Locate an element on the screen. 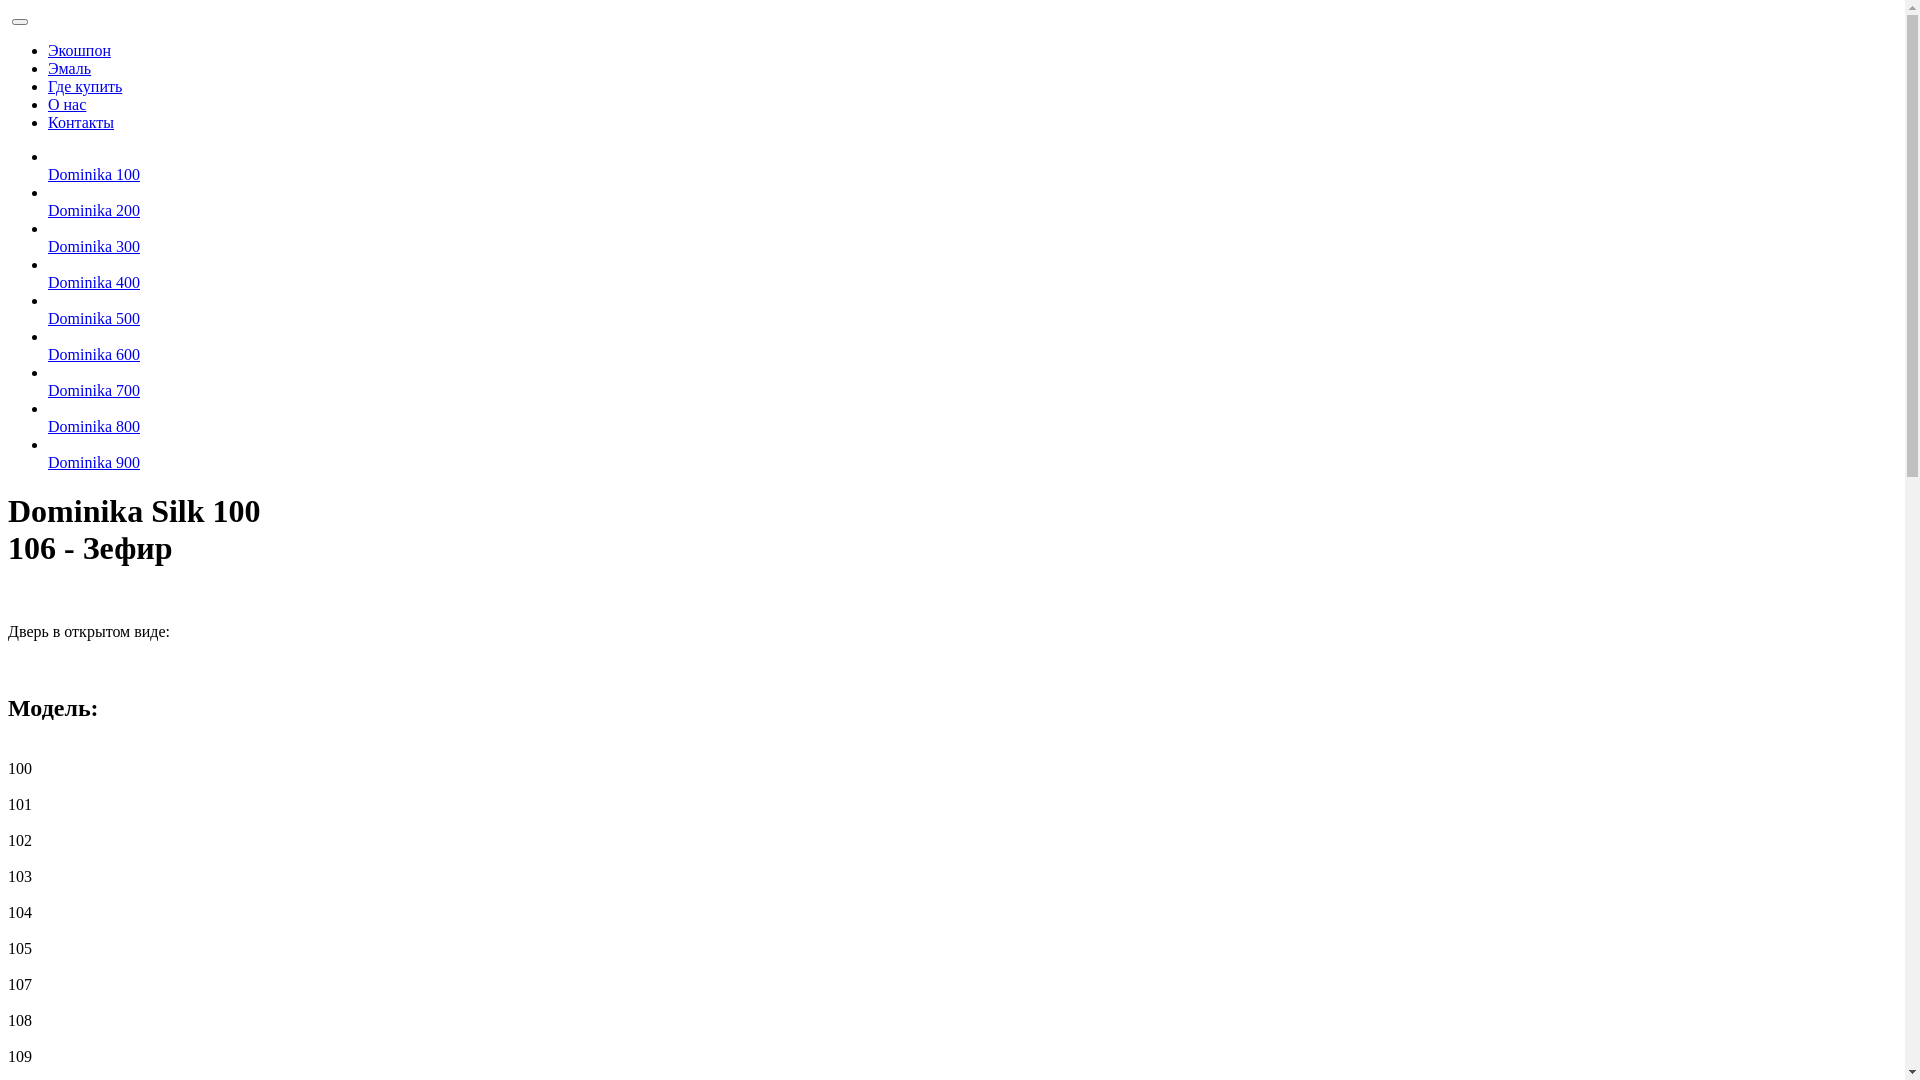  'Dominika 200' is located at coordinates (93, 210).